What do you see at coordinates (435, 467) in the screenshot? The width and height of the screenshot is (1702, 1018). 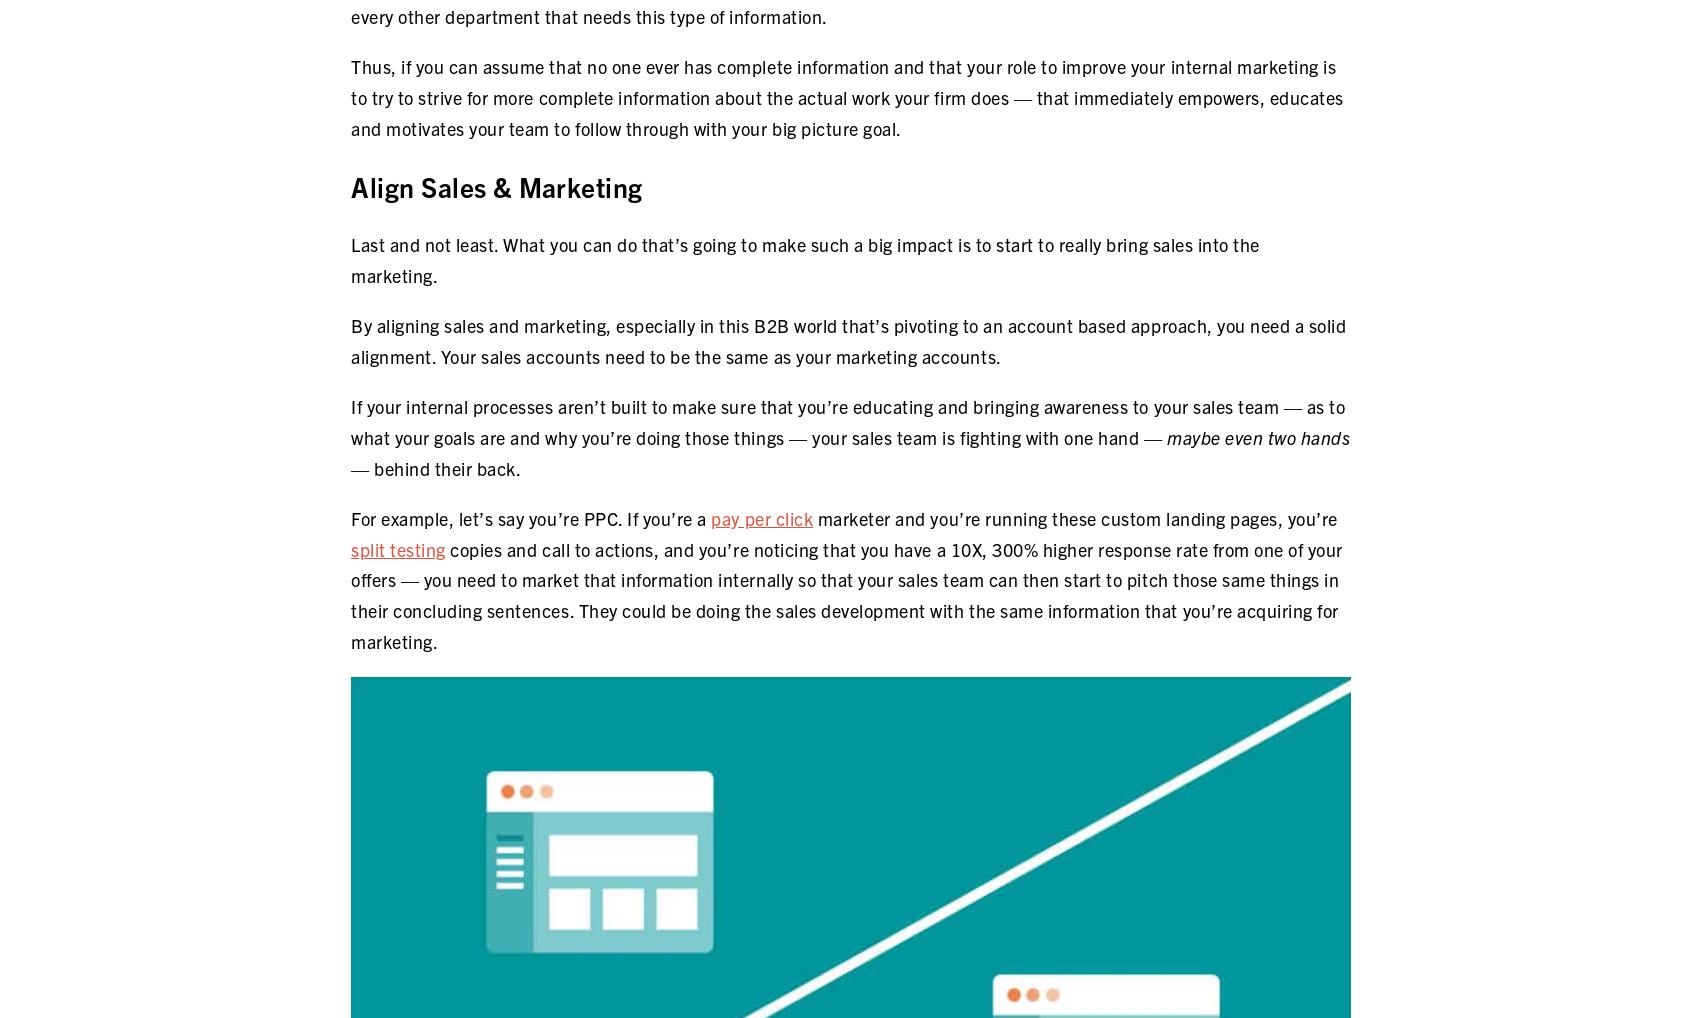 I see `'— behind their back.'` at bounding box center [435, 467].